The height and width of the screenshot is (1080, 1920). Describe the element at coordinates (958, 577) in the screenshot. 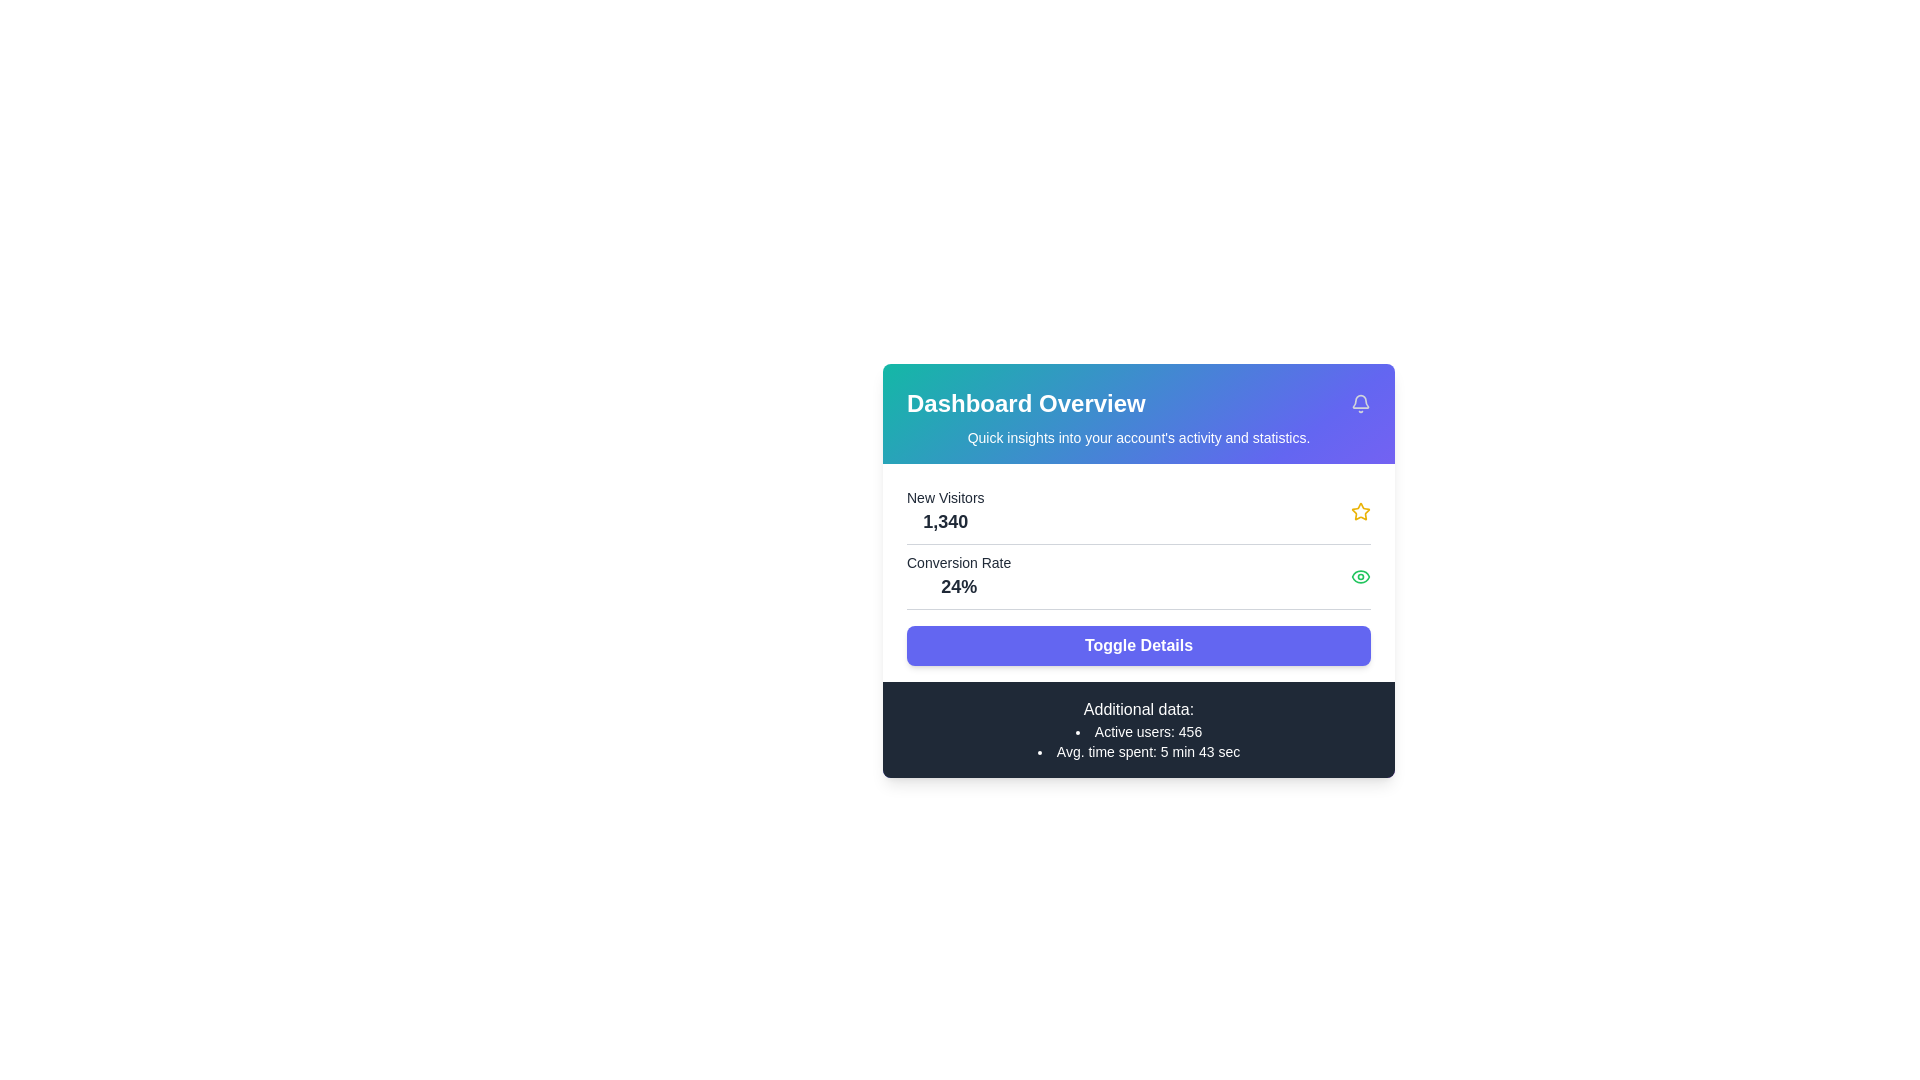

I see `the Text Display element that shows the conversion rate metric, located below the 'New Visitors' metric in the dashboard overview` at that location.